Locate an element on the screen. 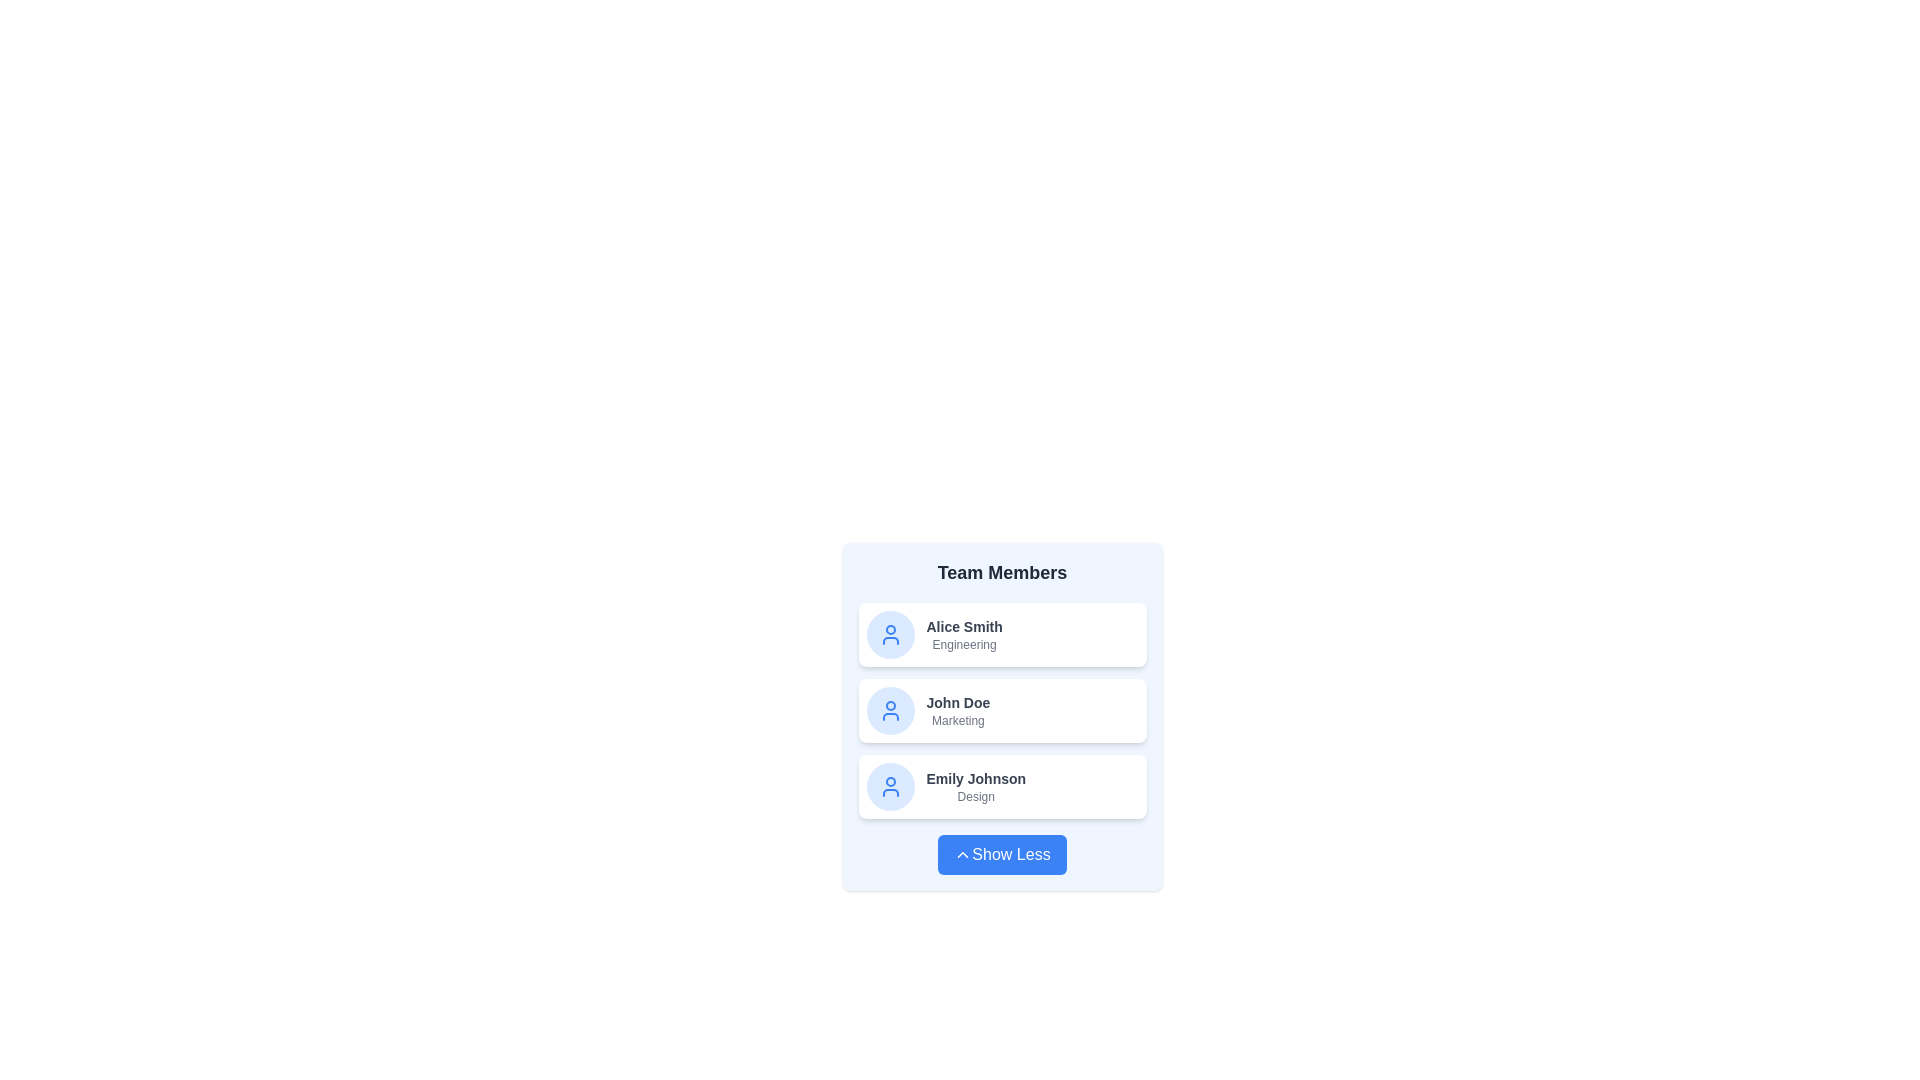  the Static Text Label that indicates 'Engineering' for the individual named 'Alice Smith', located directly below her name in the Team Members section is located at coordinates (964, 644).